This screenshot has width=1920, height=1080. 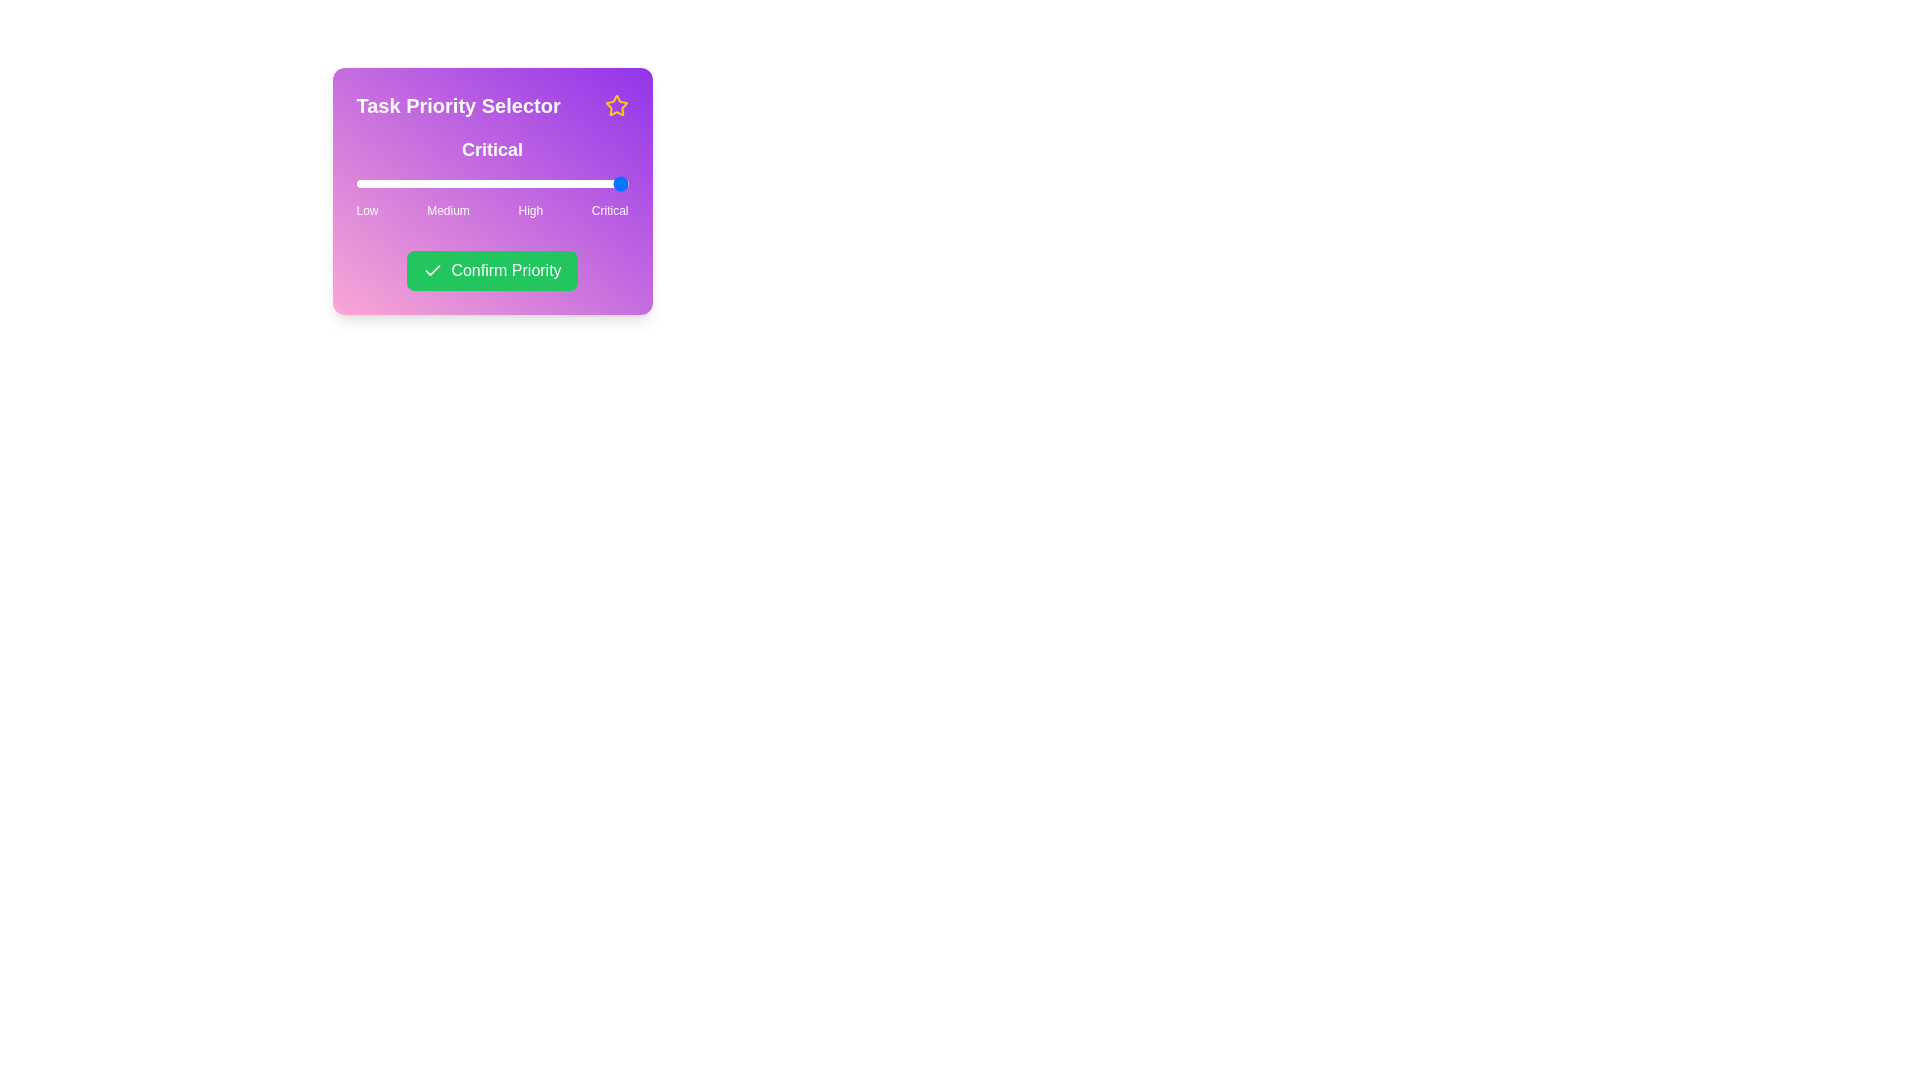 What do you see at coordinates (356, 184) in the screenshot?
I see `the priority level on the slider` at bounding box center [356, 184].